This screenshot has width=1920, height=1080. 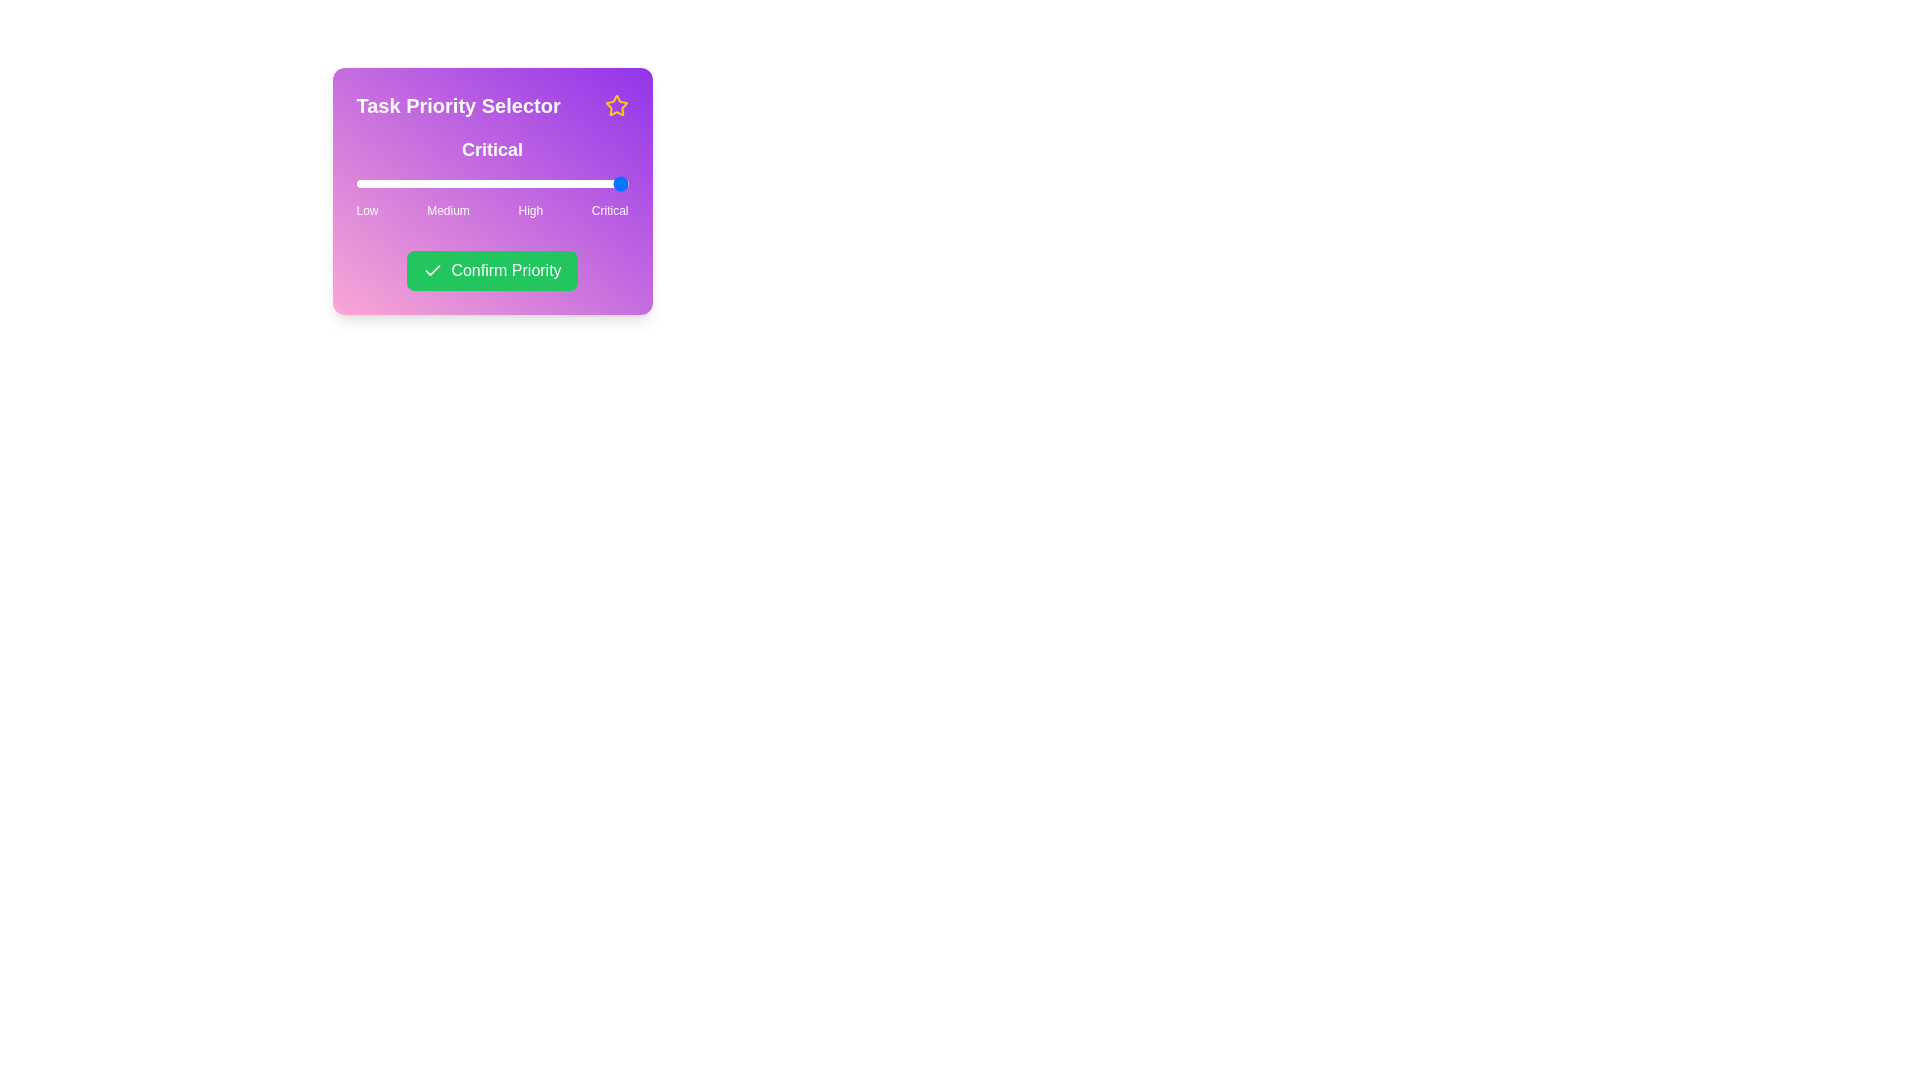 What do you see at coordinates (356, 184) in the screenshot?
I see `the priority level on the slider` at bounding box center [356, 184].